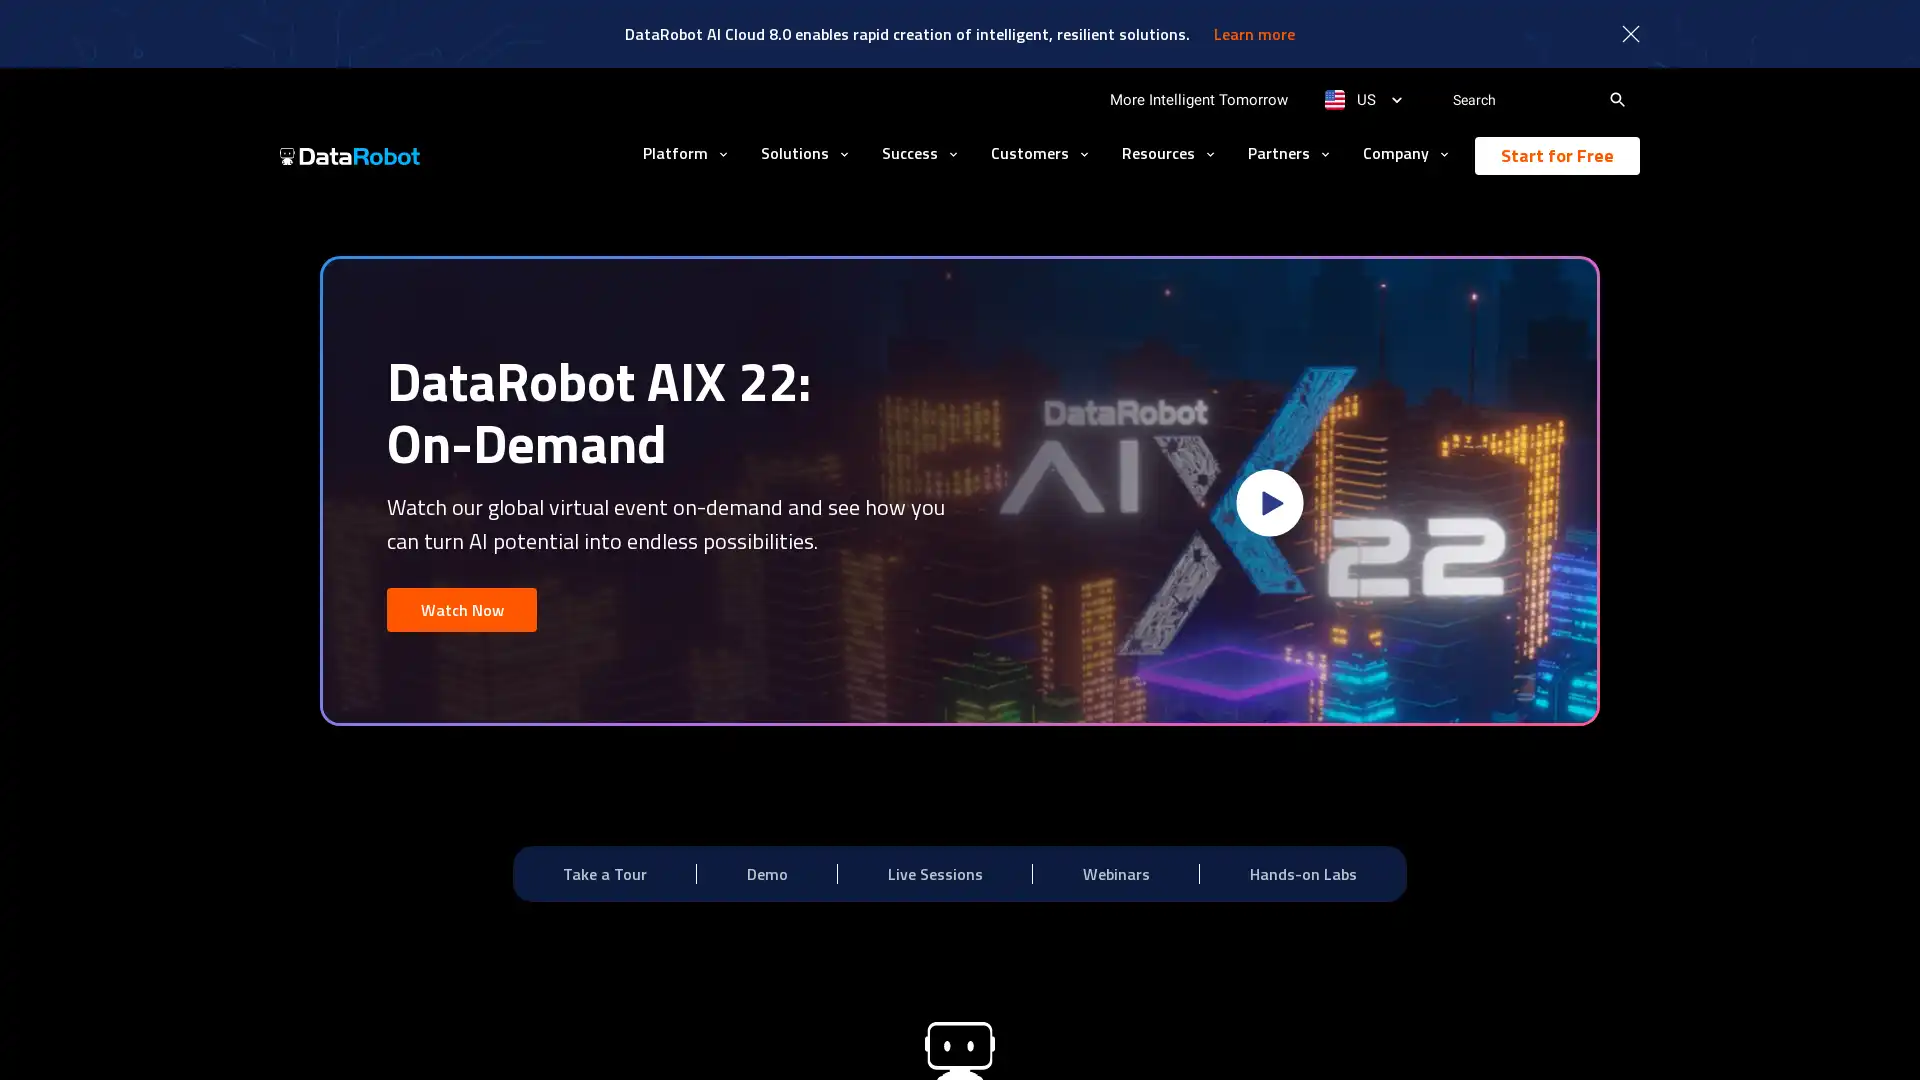  What do you see at coordinates (1538, 1035) in the screenshot?
I see `Close` at bounding box center [1538, 1035].